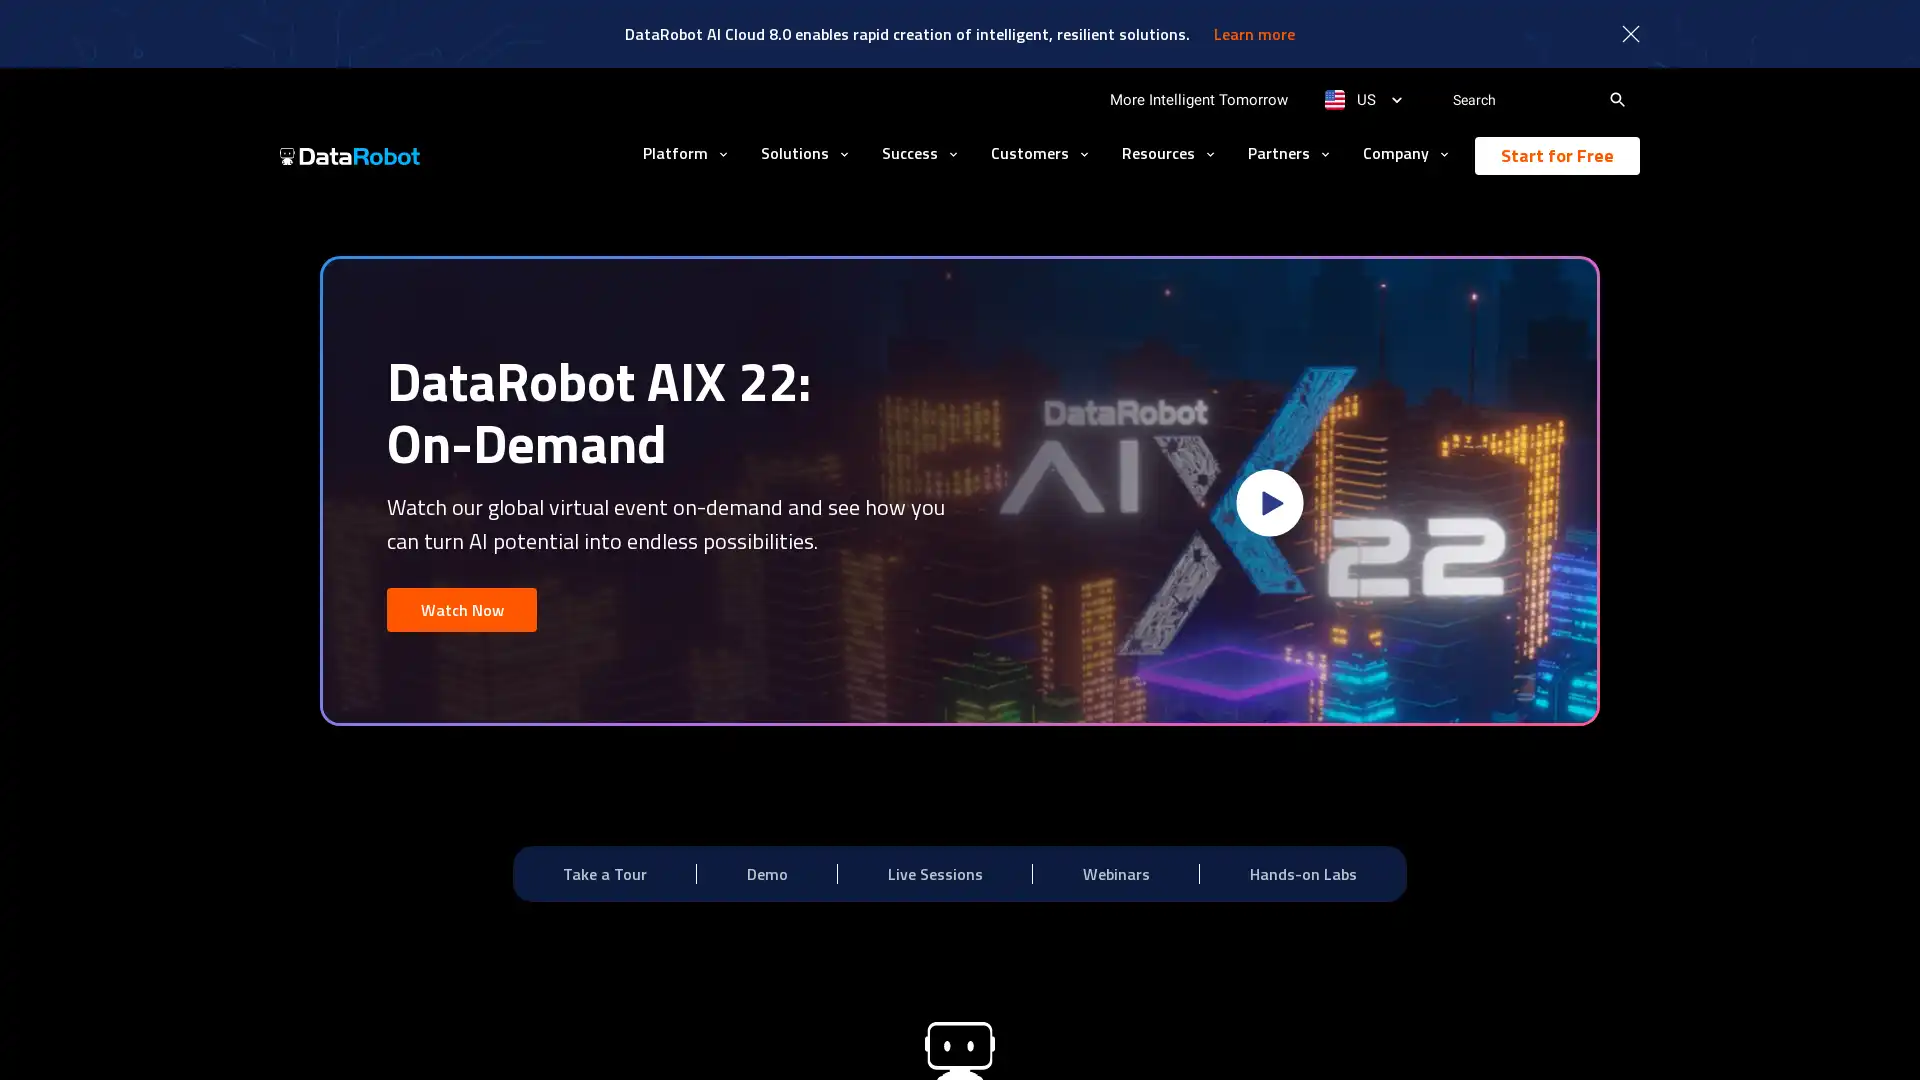  What do you see at coordinates (1538, 1035) in the screenshot?
I see `Close` at bounding box center [1538, 1035].